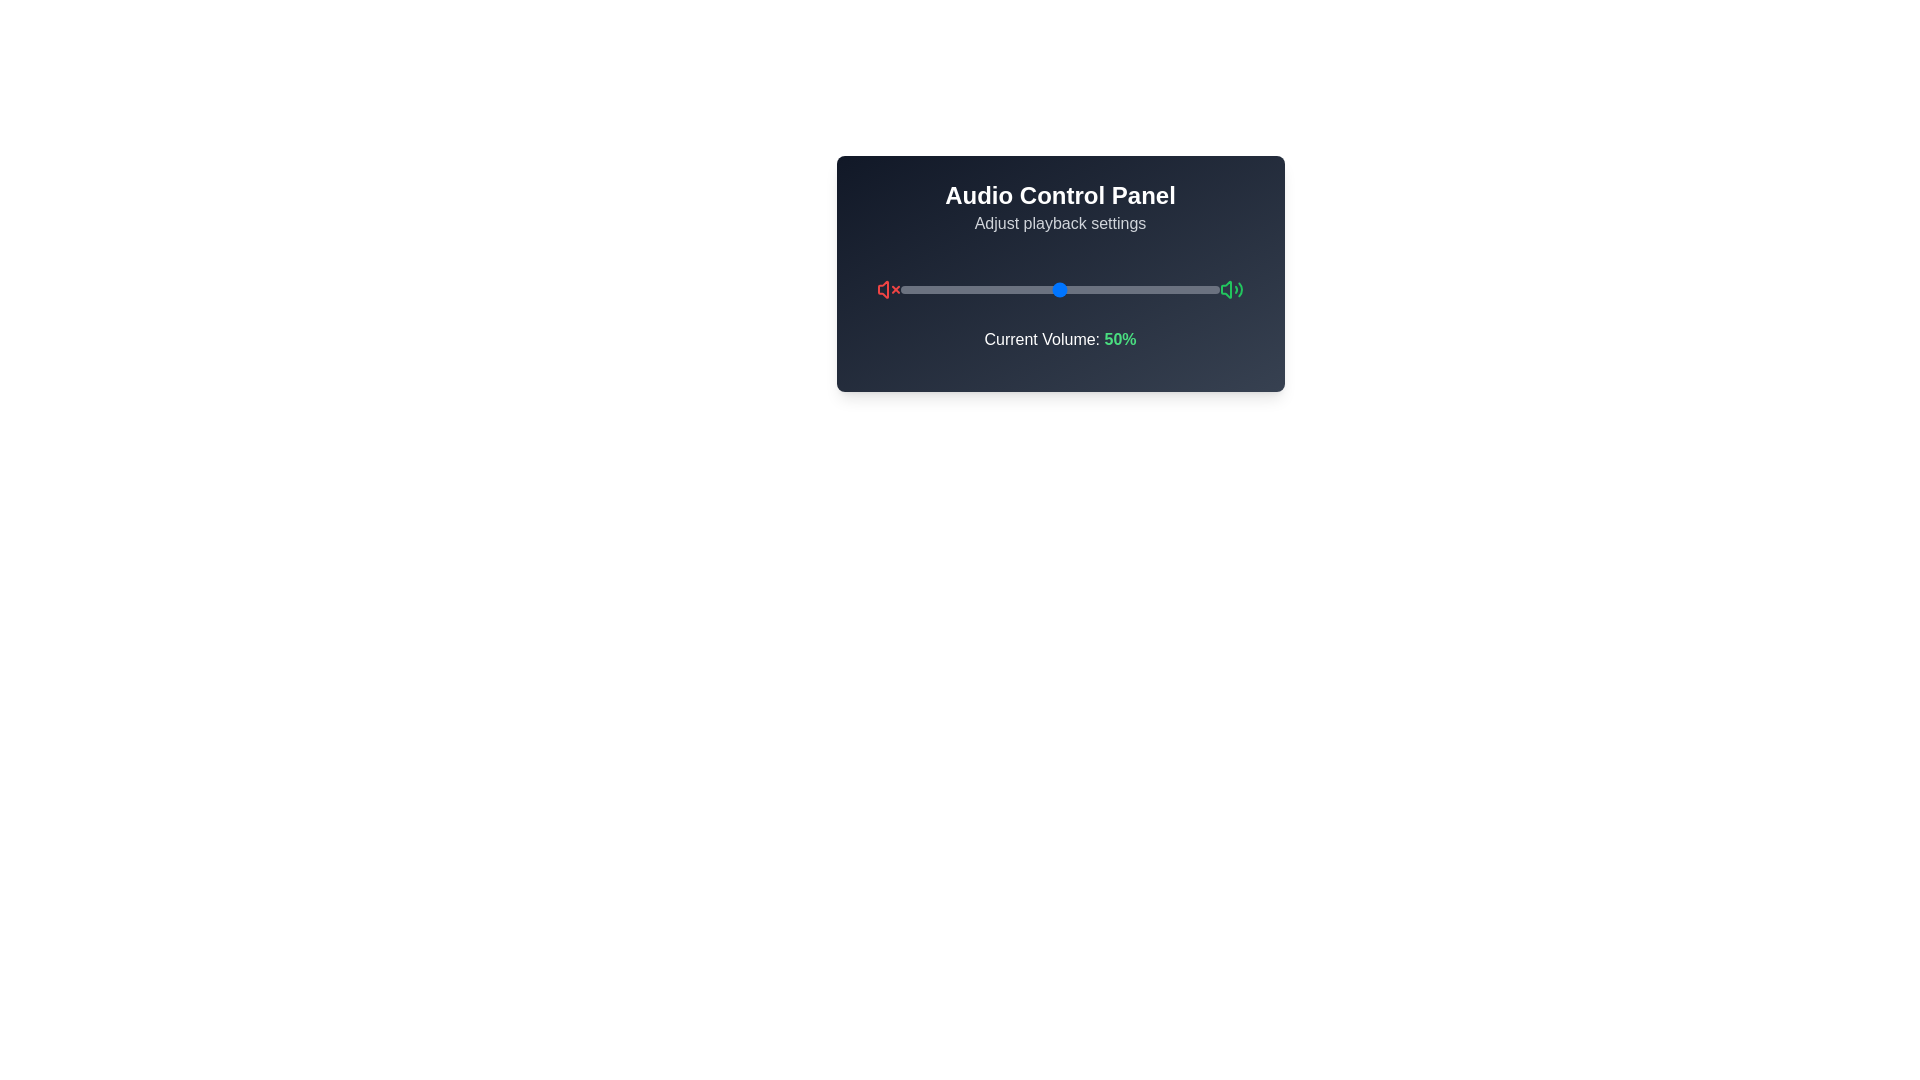 The width and height of the screenshot is (1920, 1080). Describe the element at coordinates (1209, 289) in the screenshot. I see `the volume slider to set the volume to 97%` at that location.